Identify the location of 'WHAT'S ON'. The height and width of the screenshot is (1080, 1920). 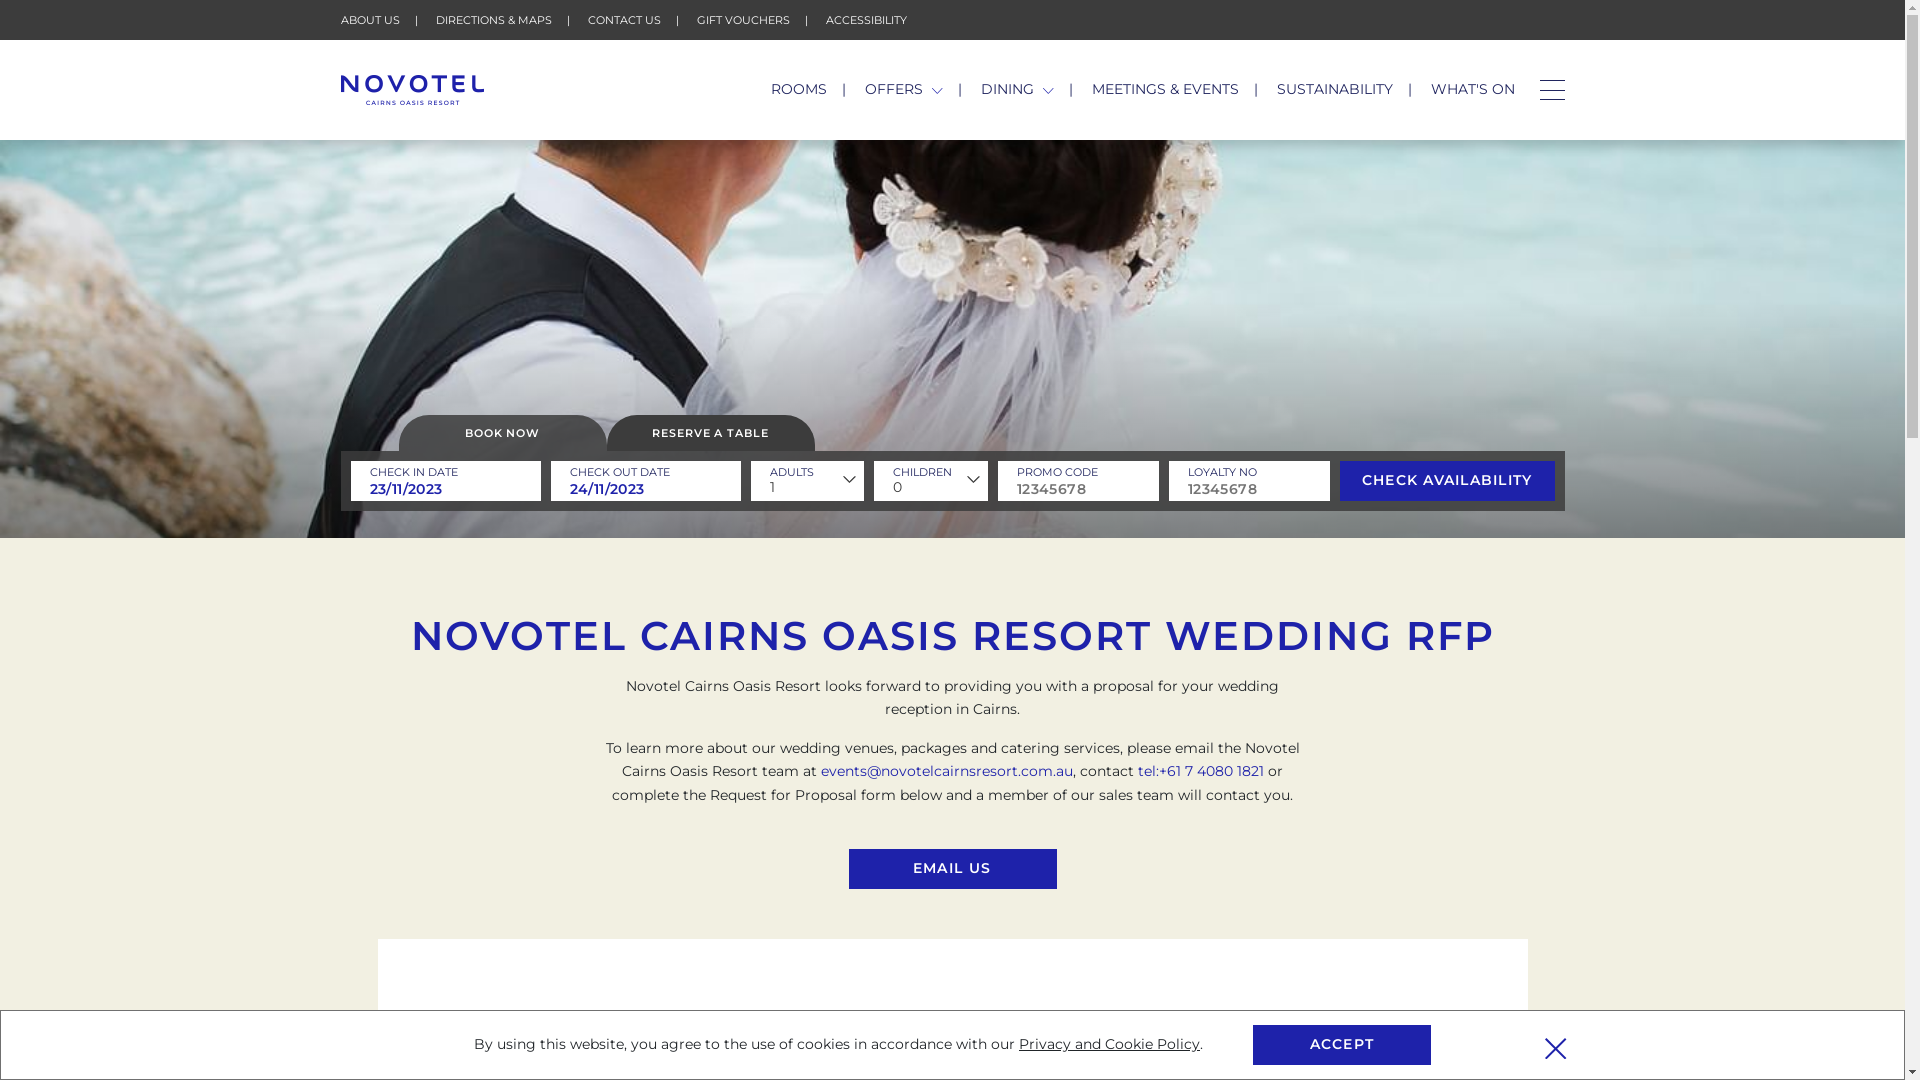
(1472, 88).